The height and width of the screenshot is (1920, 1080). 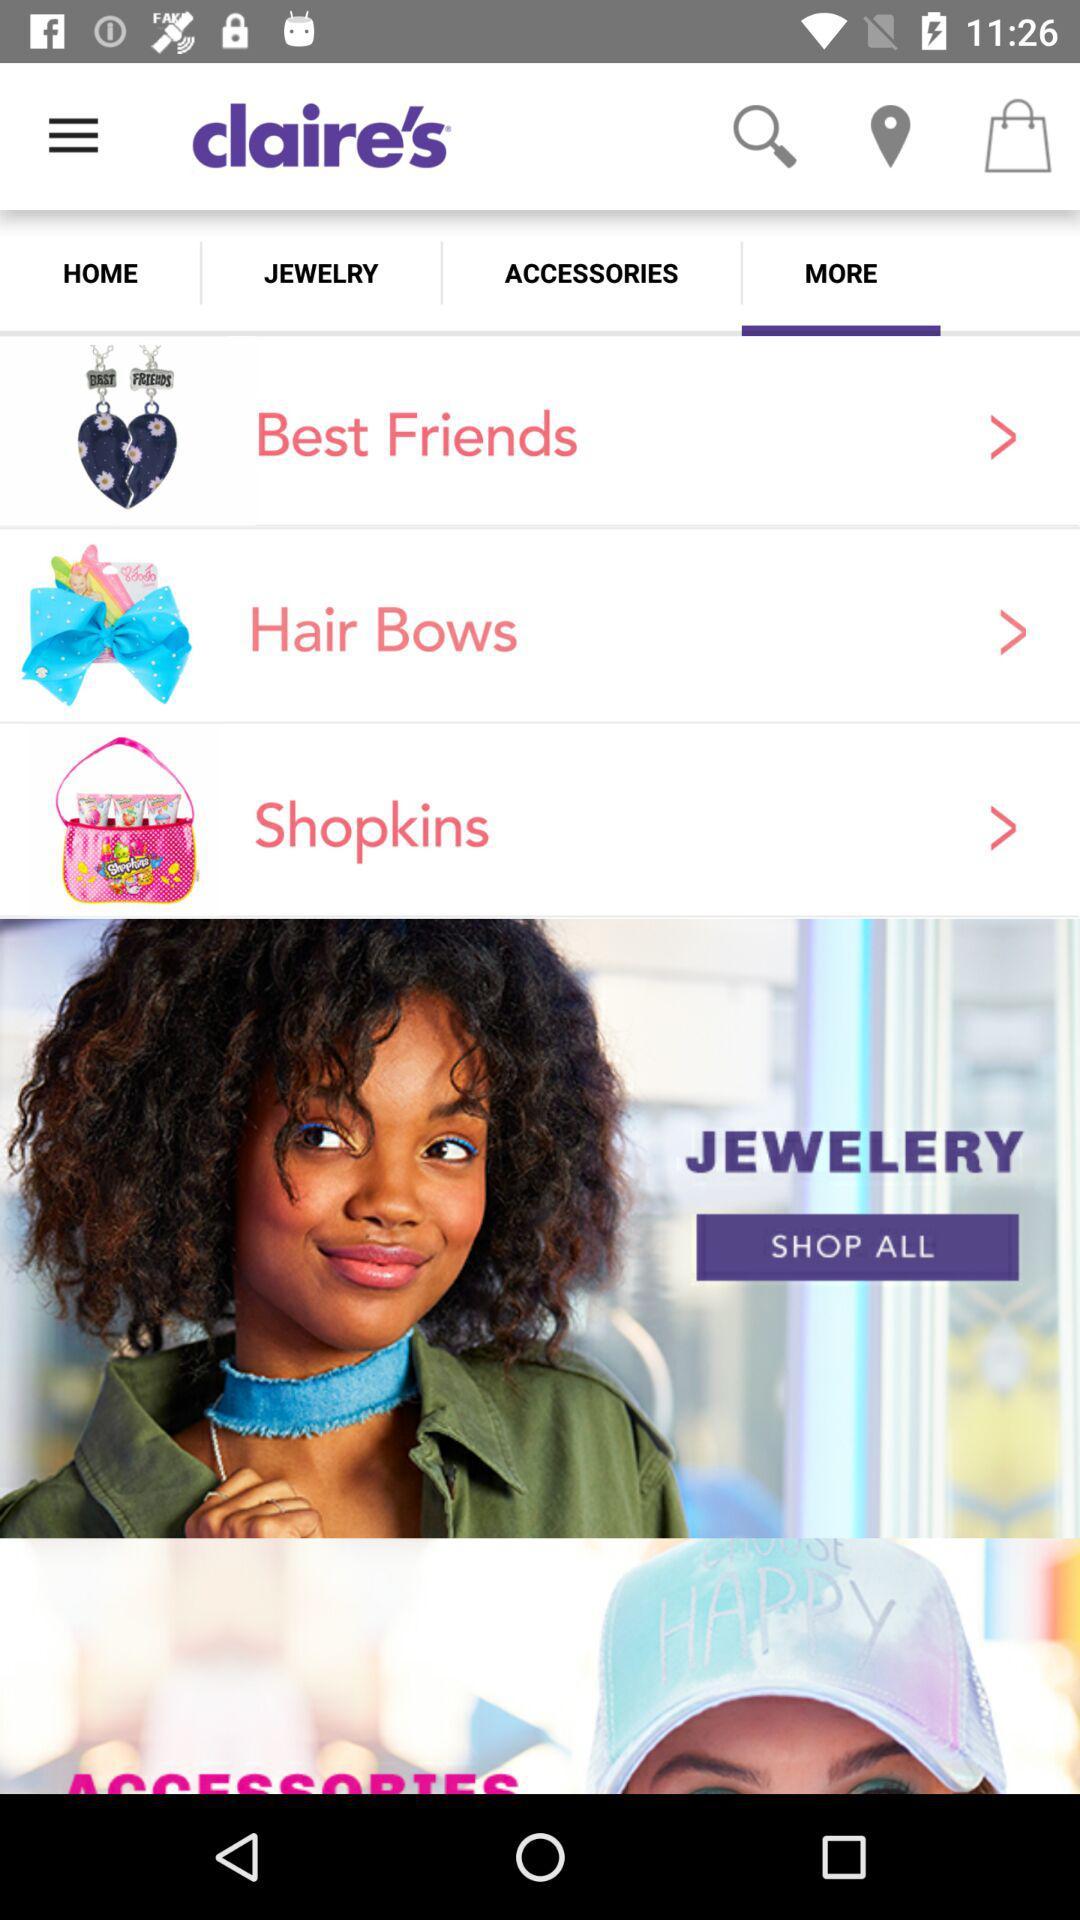 I want to click on the item next to the more icon, so click(x=590, y=272).